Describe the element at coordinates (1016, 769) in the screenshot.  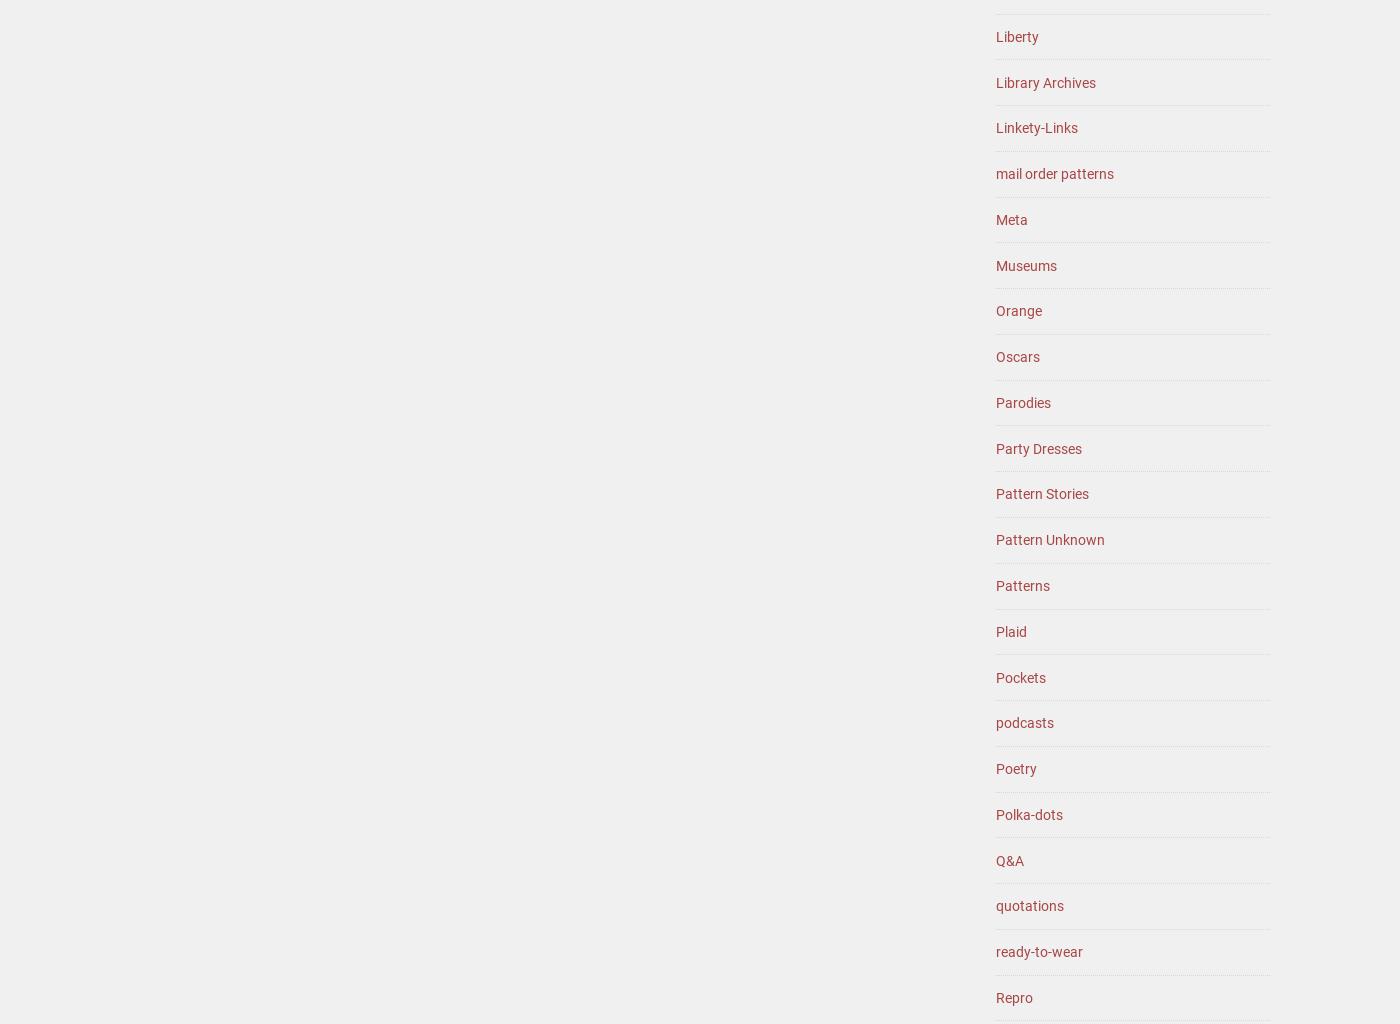
I see `'Poetry'` at that location.